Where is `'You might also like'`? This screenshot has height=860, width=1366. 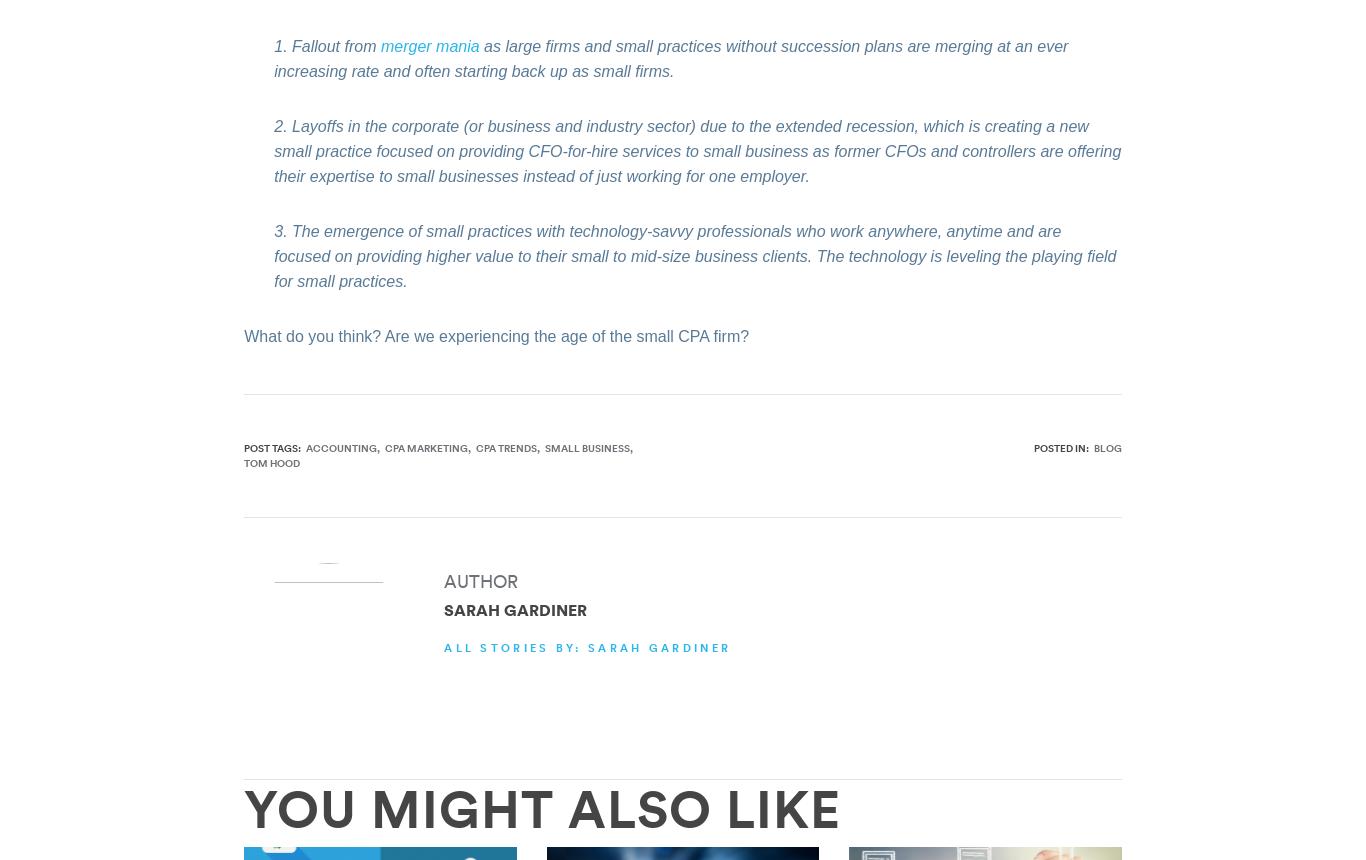
'You might also like' is located at coordinates (542, 806).